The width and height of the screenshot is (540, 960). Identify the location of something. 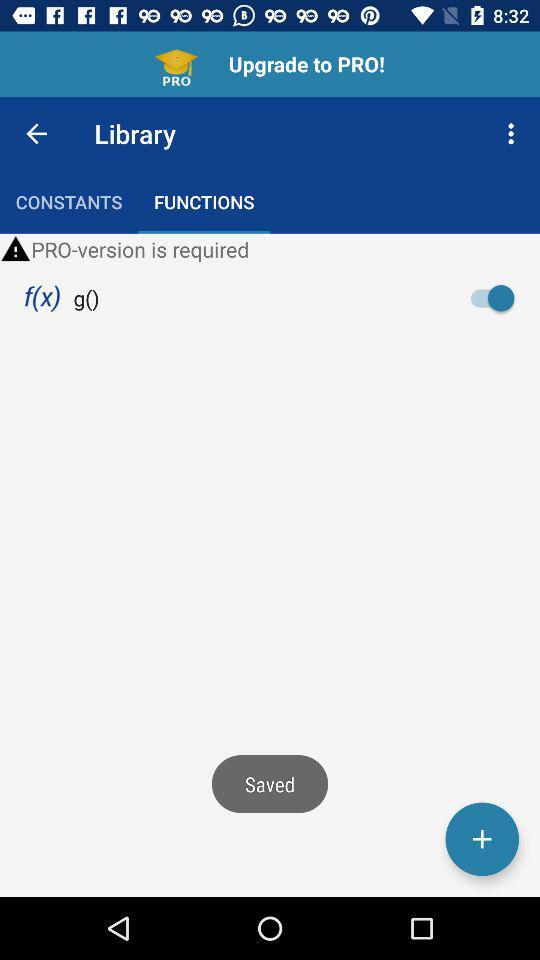
(481, 839).